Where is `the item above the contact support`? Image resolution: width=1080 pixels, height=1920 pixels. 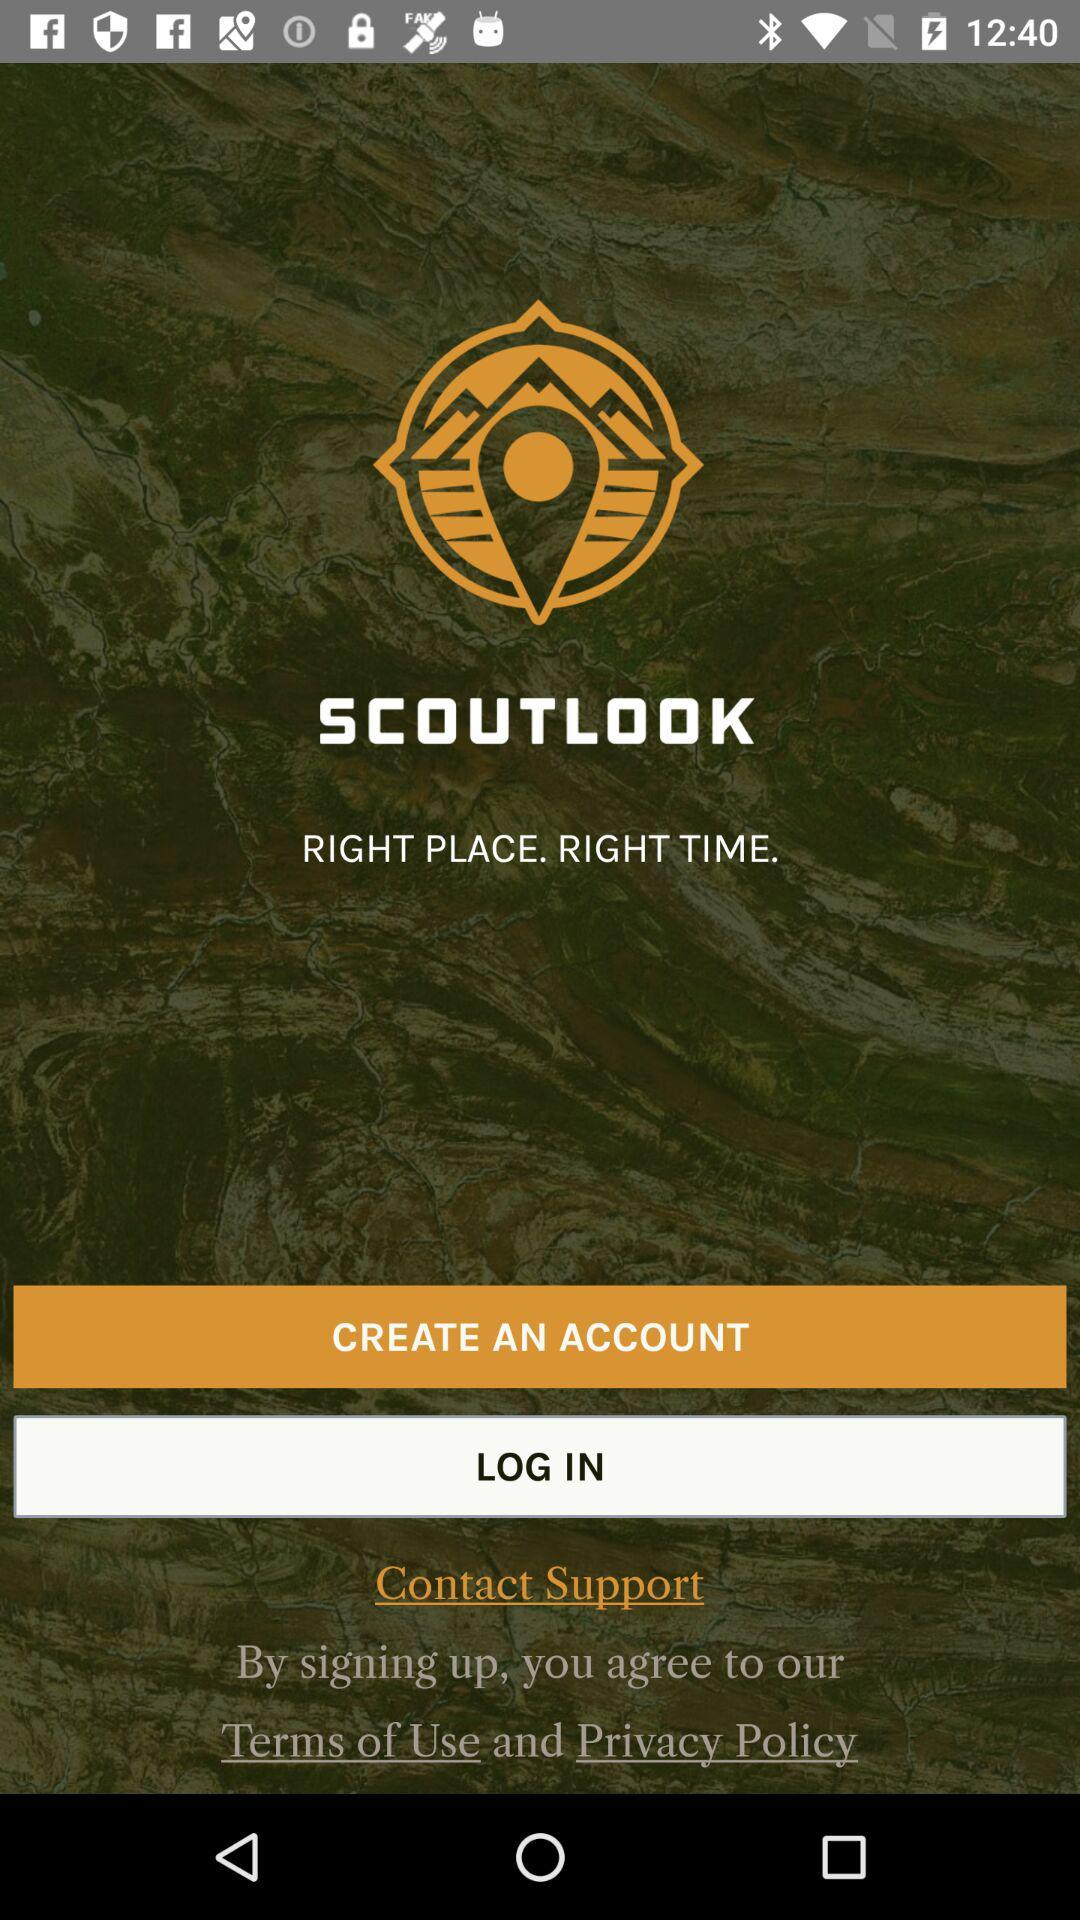 the item above the contact support is located at coordinates (540, 1466).